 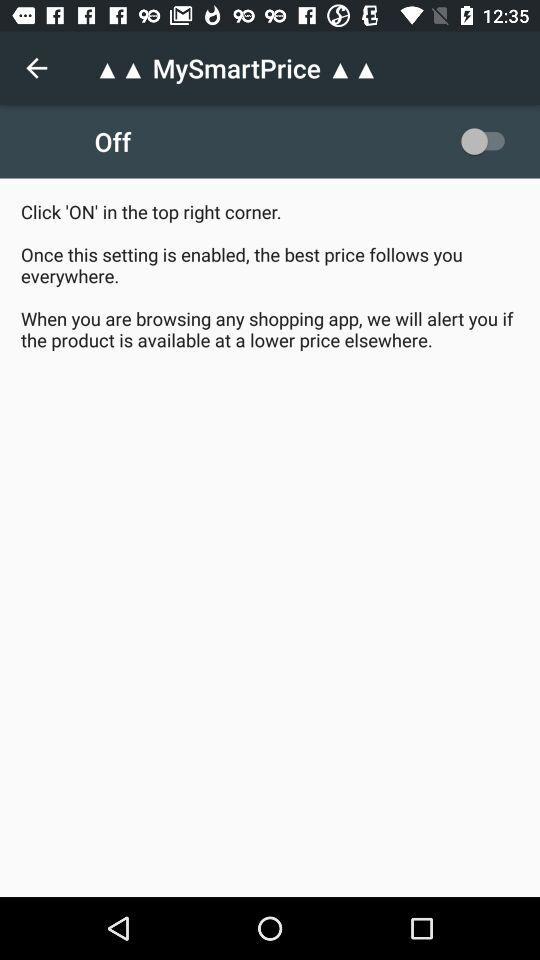 What do you see at coordinates (36, 68) in the screenshot?
I see `the item at the top left corner` at bounding box center [36, 68].